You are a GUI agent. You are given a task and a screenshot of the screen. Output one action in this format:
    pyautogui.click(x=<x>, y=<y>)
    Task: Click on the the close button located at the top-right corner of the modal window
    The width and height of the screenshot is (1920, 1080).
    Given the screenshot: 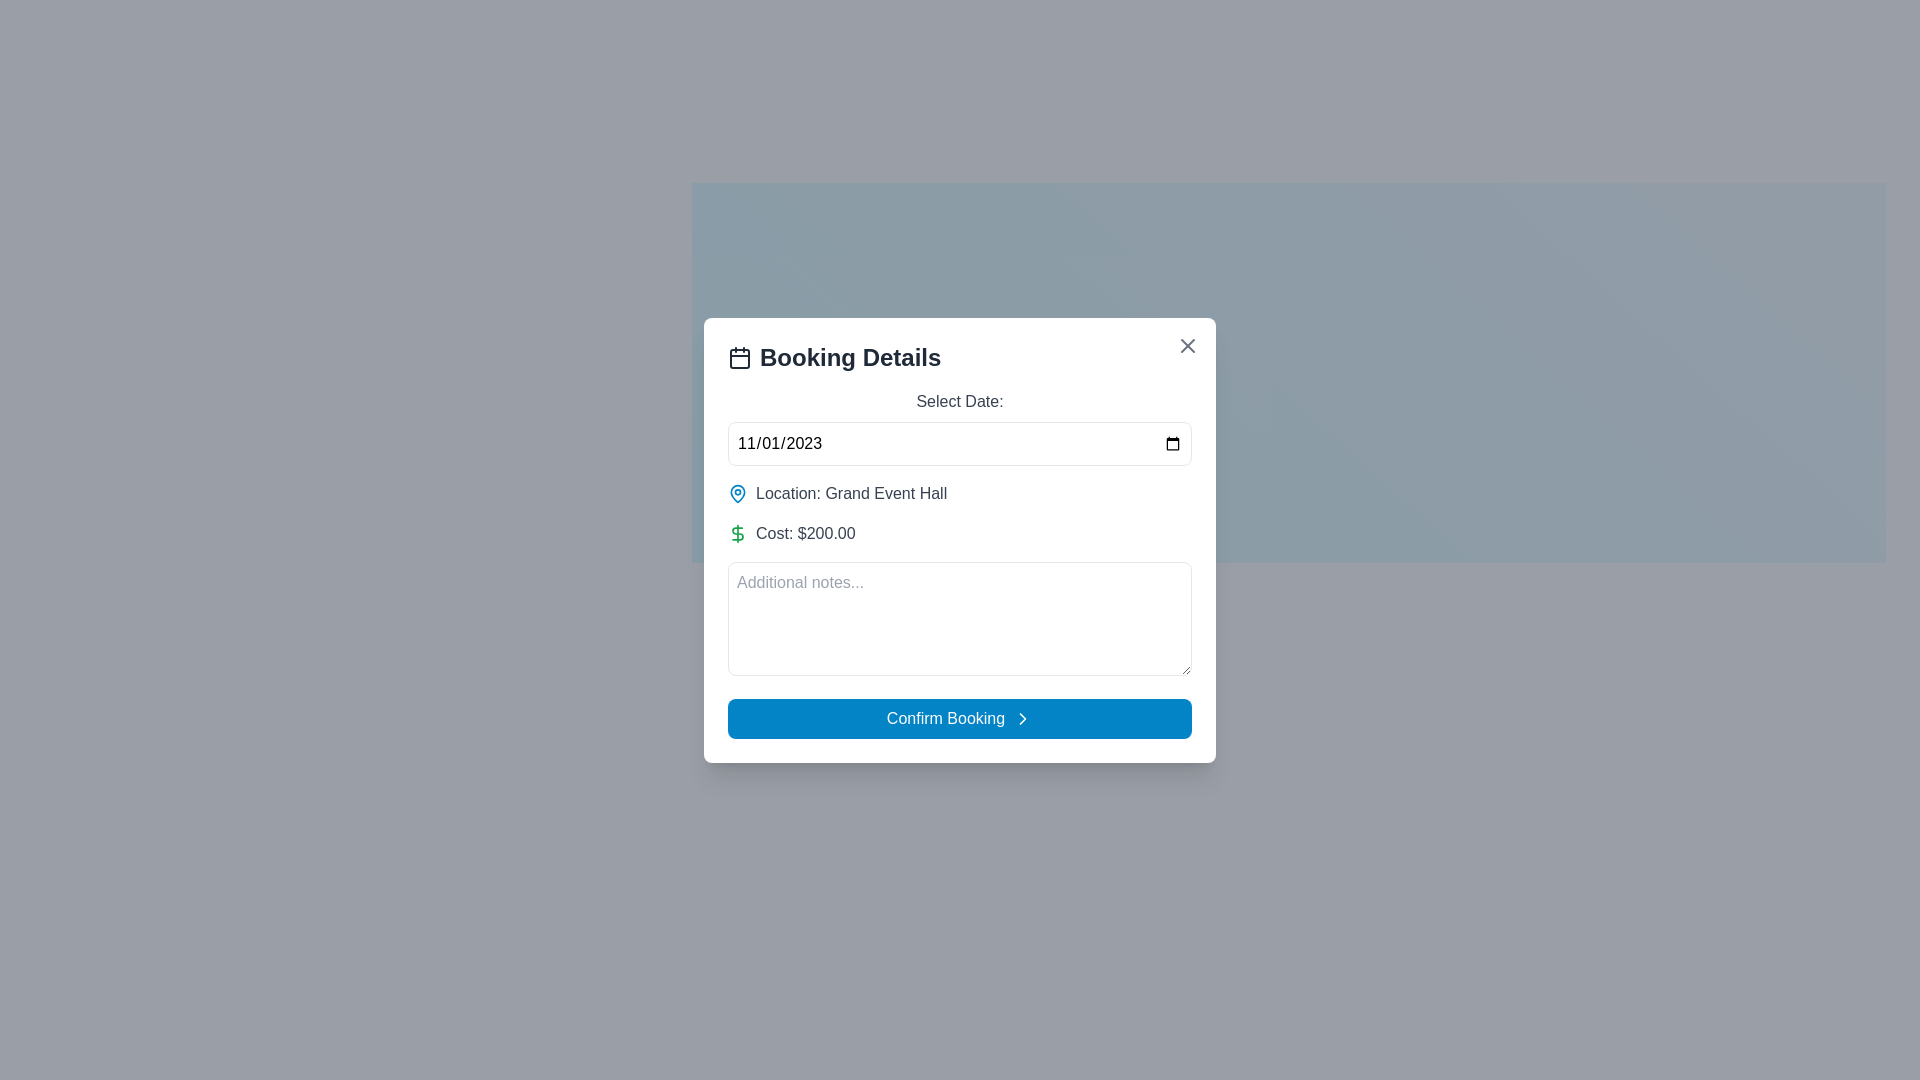 What is the action you would take?
    pyautogui.click(x=1188, y=344)
    